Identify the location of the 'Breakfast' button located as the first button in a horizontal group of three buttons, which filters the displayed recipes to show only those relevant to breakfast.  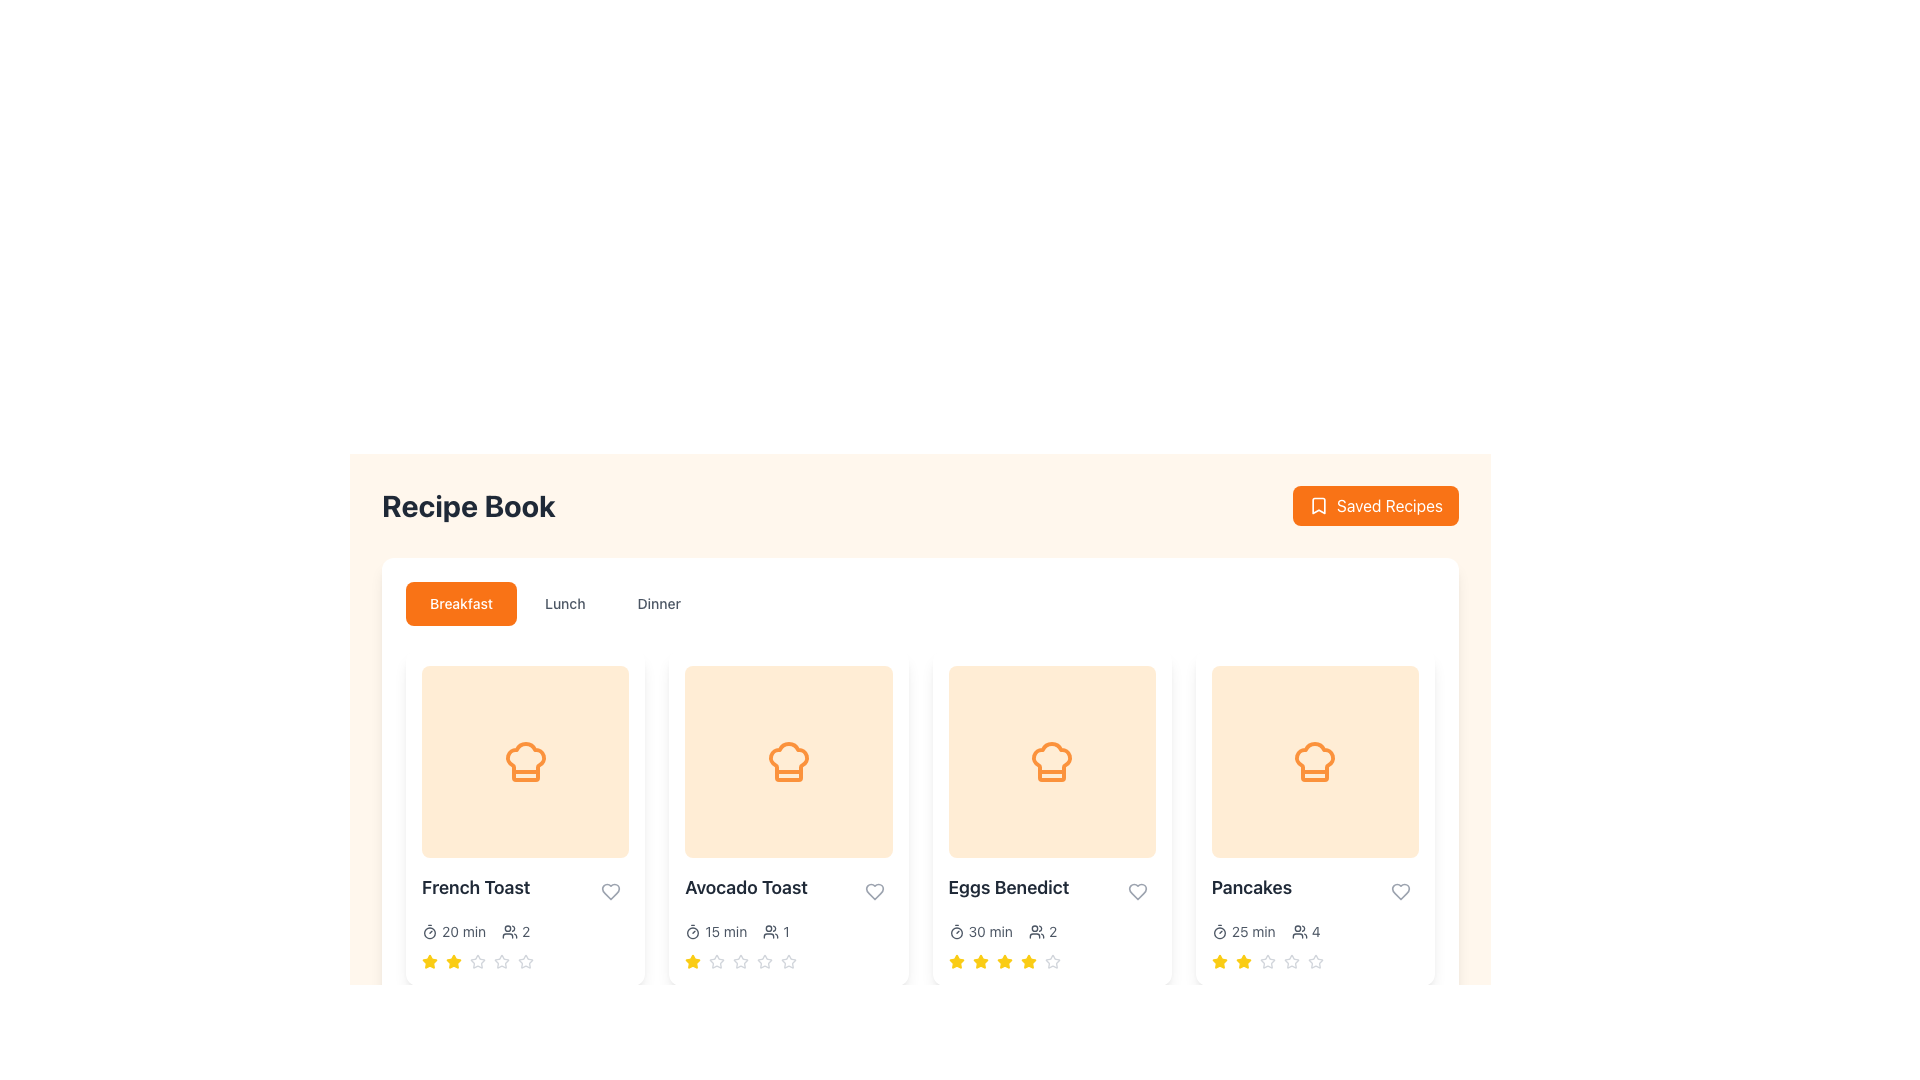
(460, 603).